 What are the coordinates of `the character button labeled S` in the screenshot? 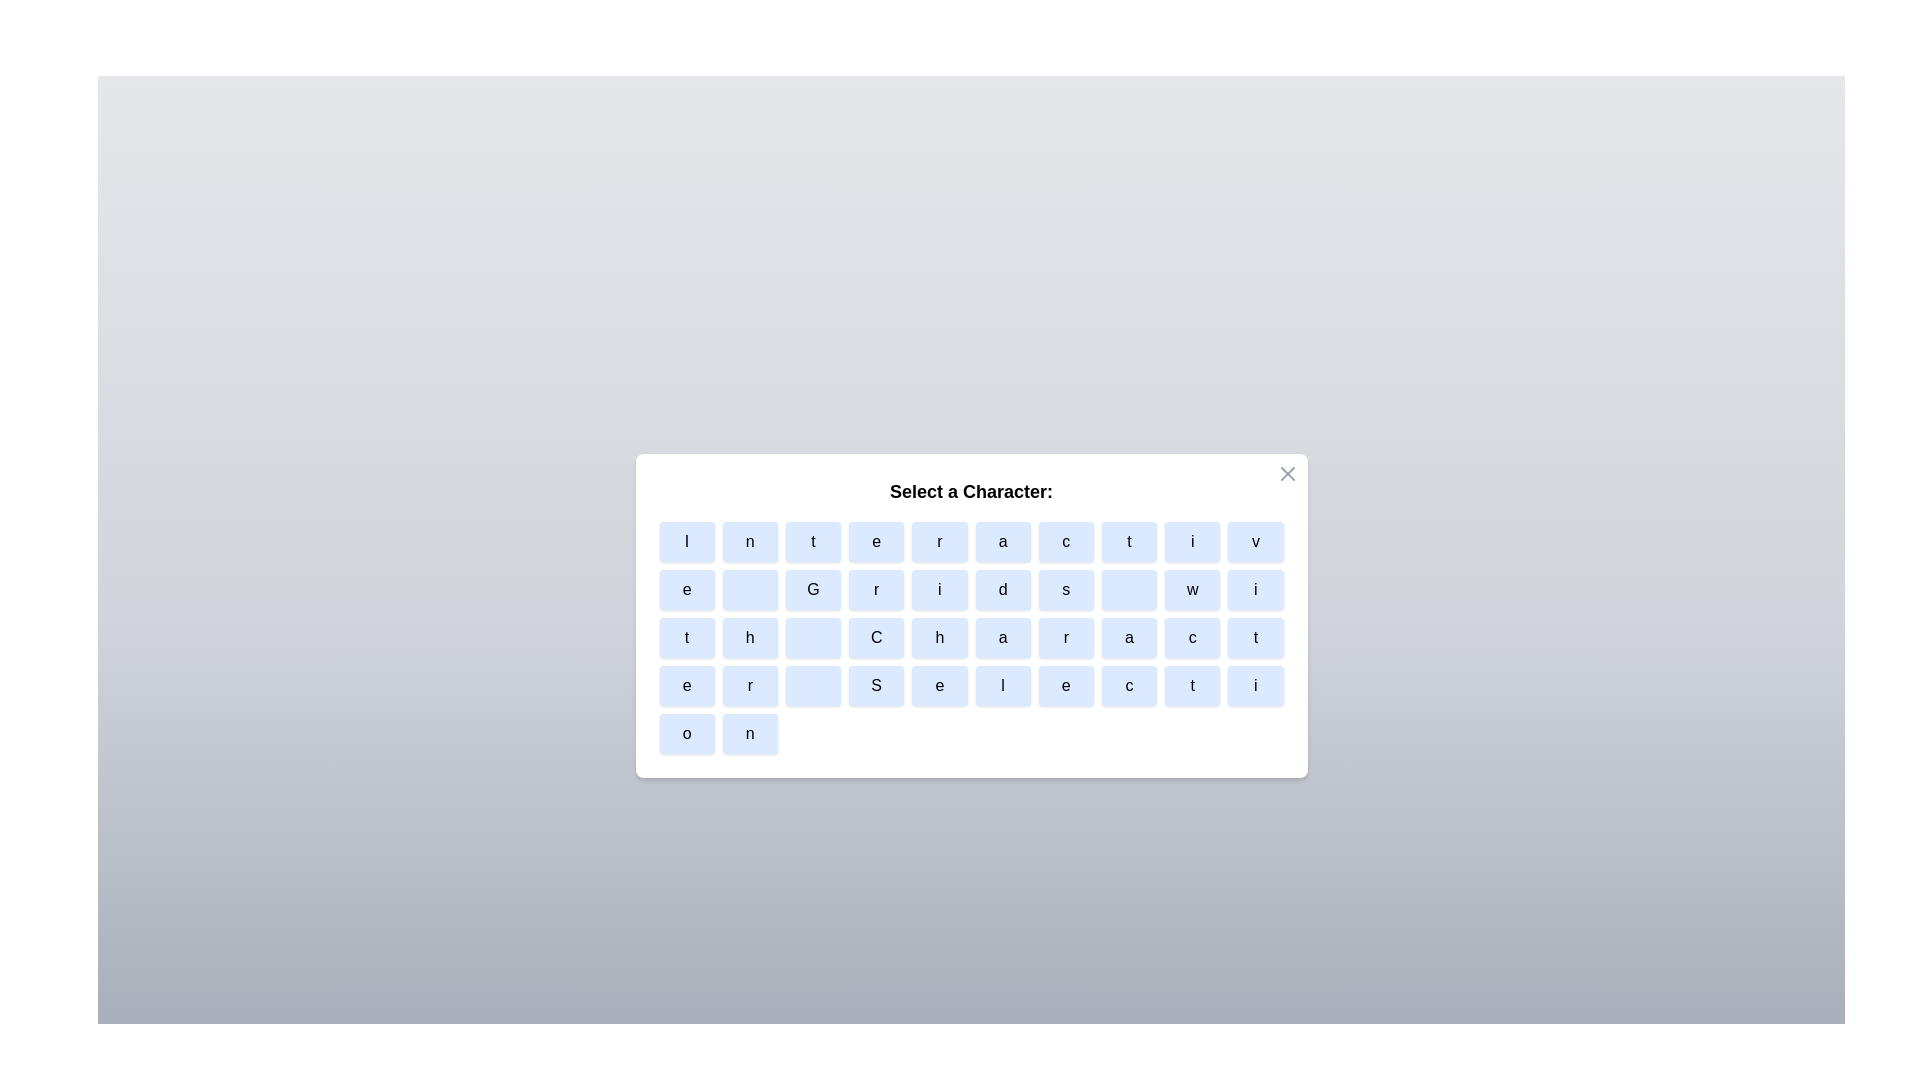 It's located at (876, 685).